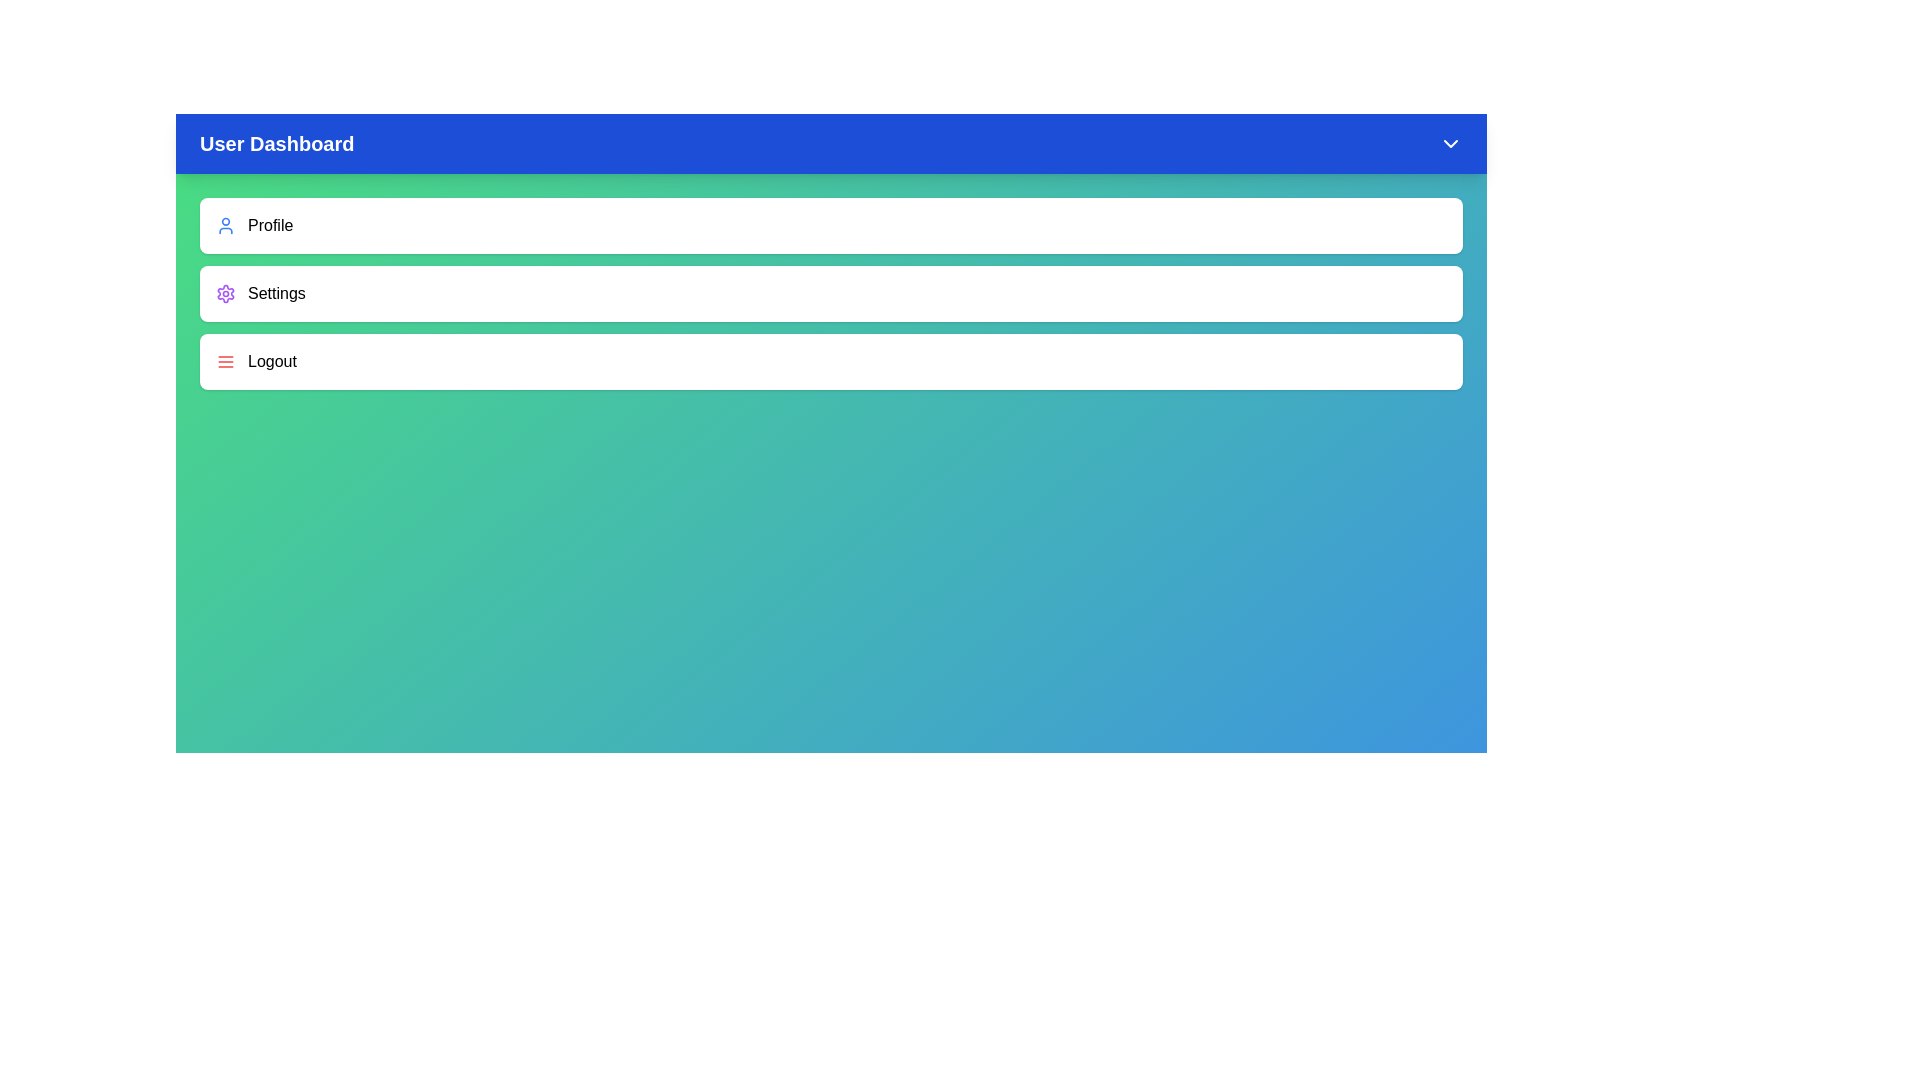 This screenshot has height=1080, width=1920. What do you see at coordinates (831, 293) in the screenshot?
I see `the 'Settings' menu item` at bounding box center [831, 293].